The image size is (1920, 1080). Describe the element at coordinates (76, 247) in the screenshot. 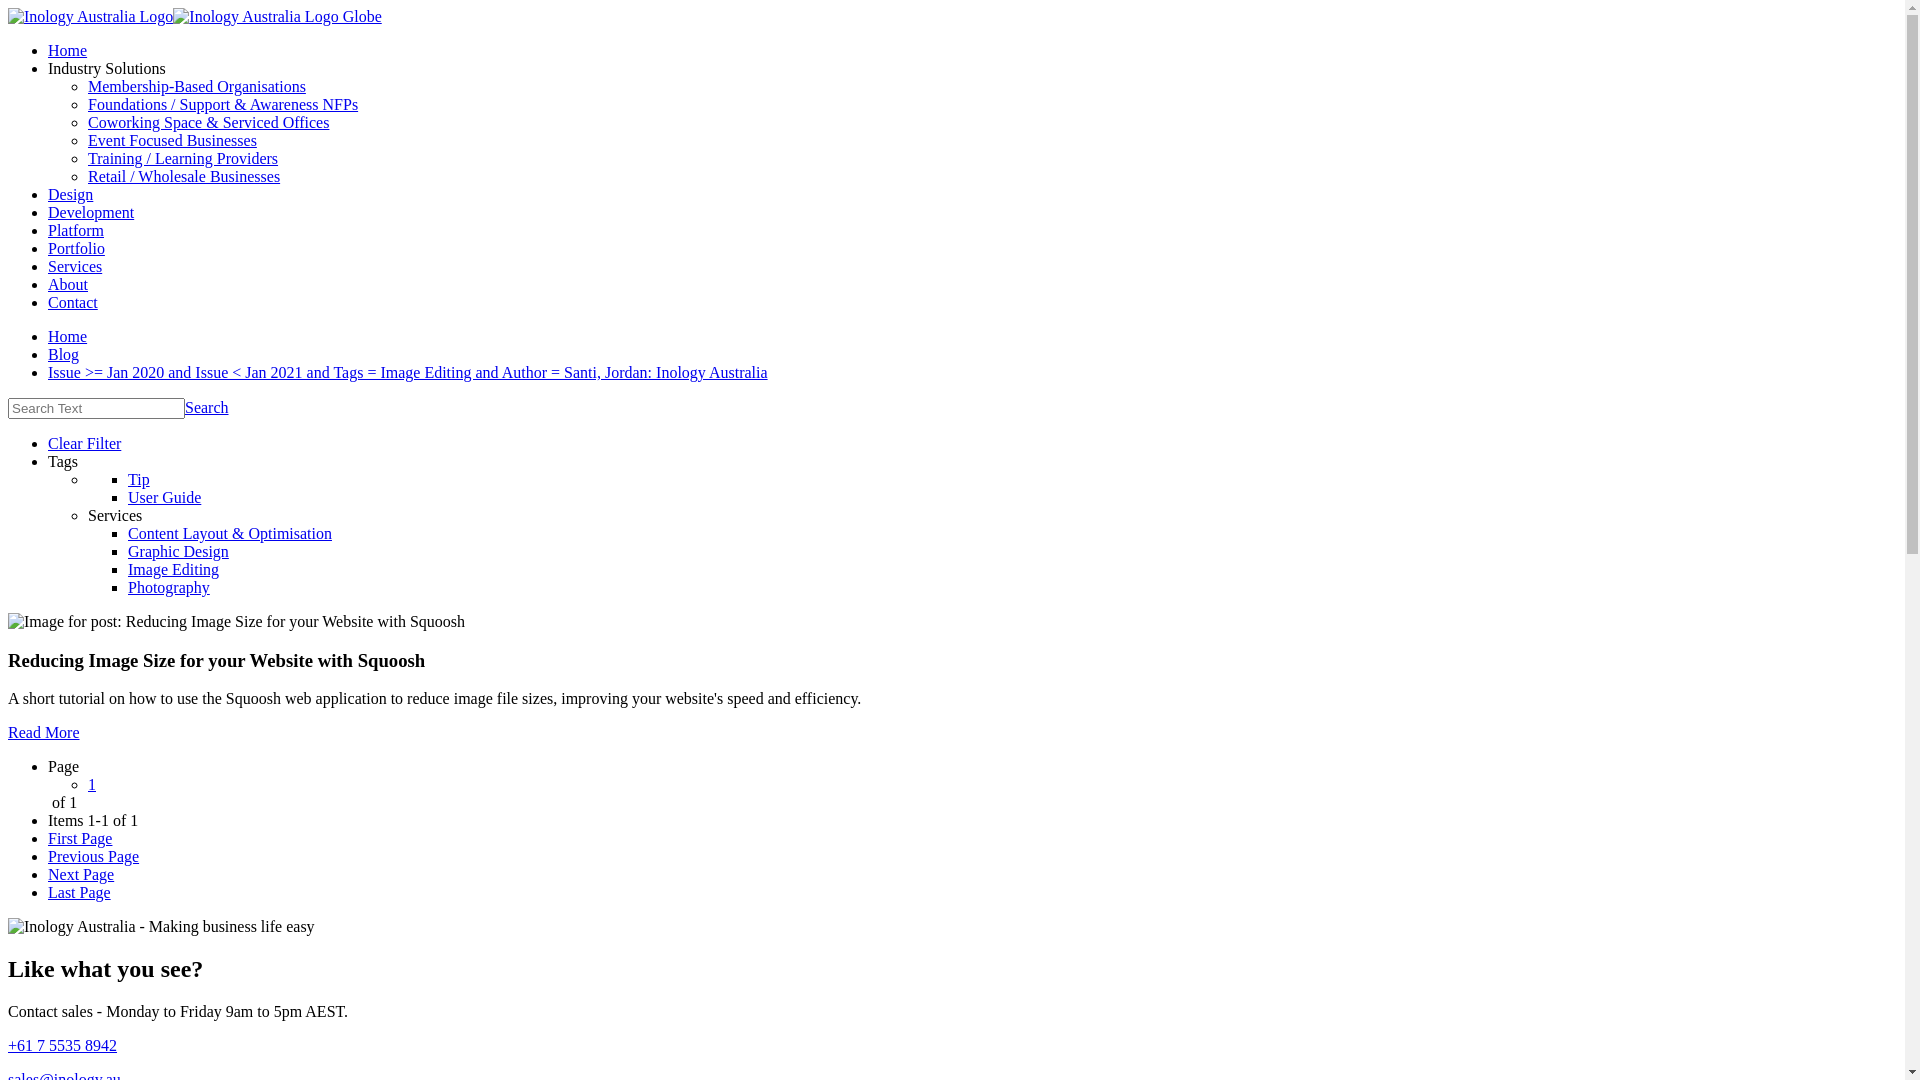

I see `'Portfolio'` at that location.